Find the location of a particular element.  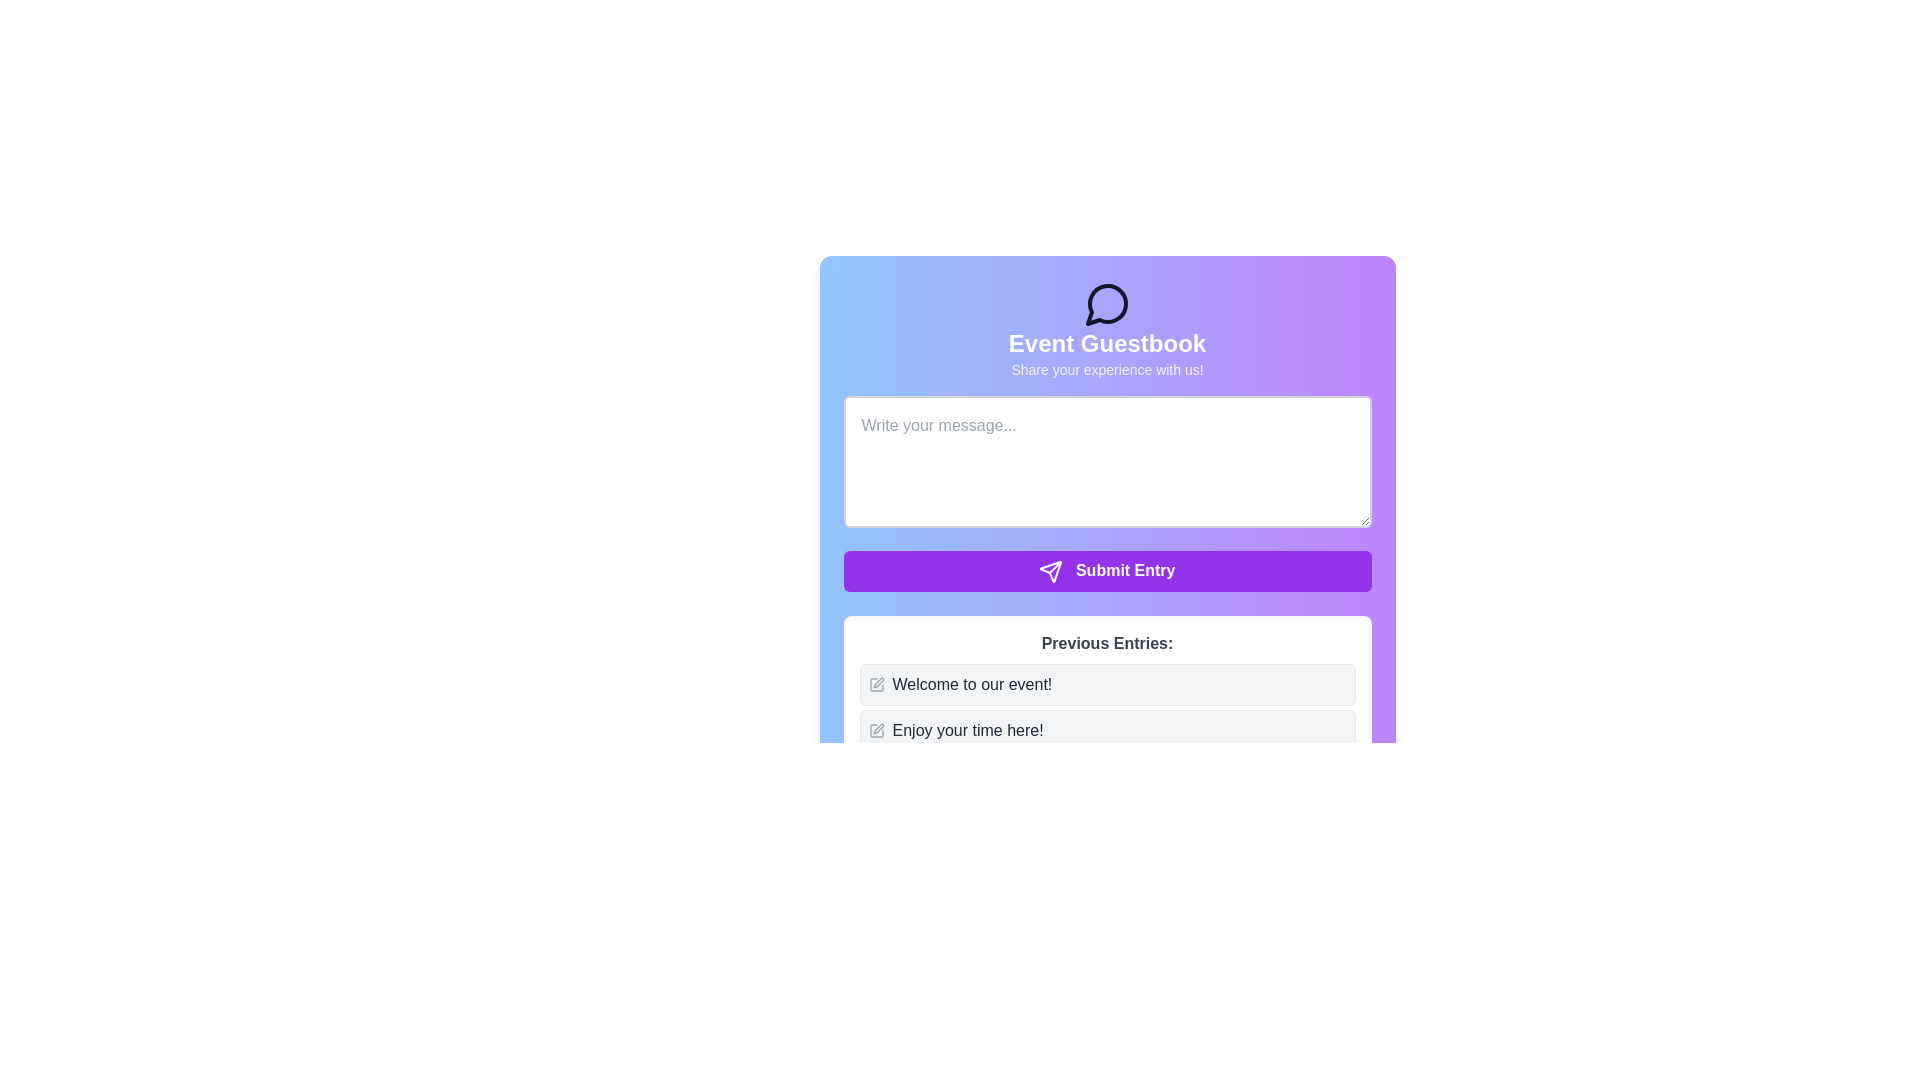

the static text label that reads 'Share your experience with us!' positioned below the title 'Event Guestbook' is located at coordinates (1106, 370).